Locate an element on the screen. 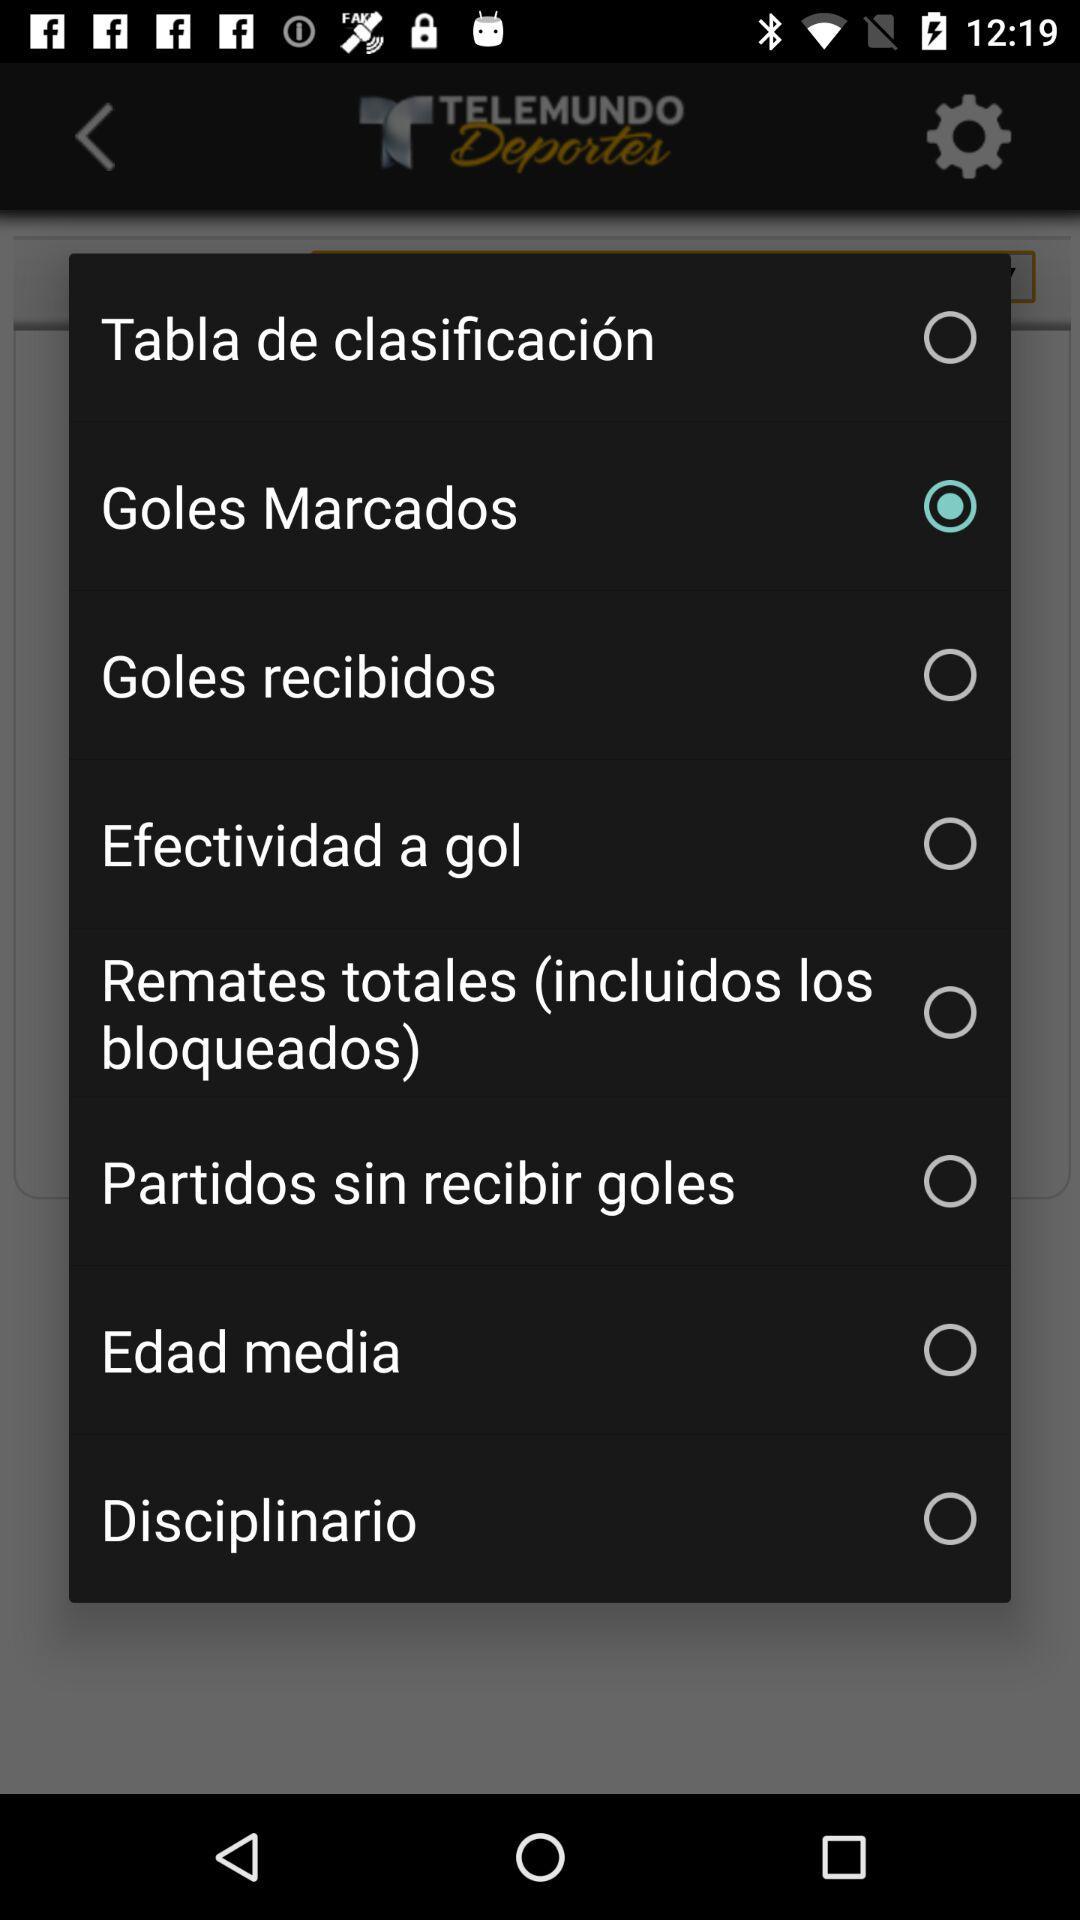 The image size is (1080, 1920). the goles marcados item is located at coordinates (540, 506).